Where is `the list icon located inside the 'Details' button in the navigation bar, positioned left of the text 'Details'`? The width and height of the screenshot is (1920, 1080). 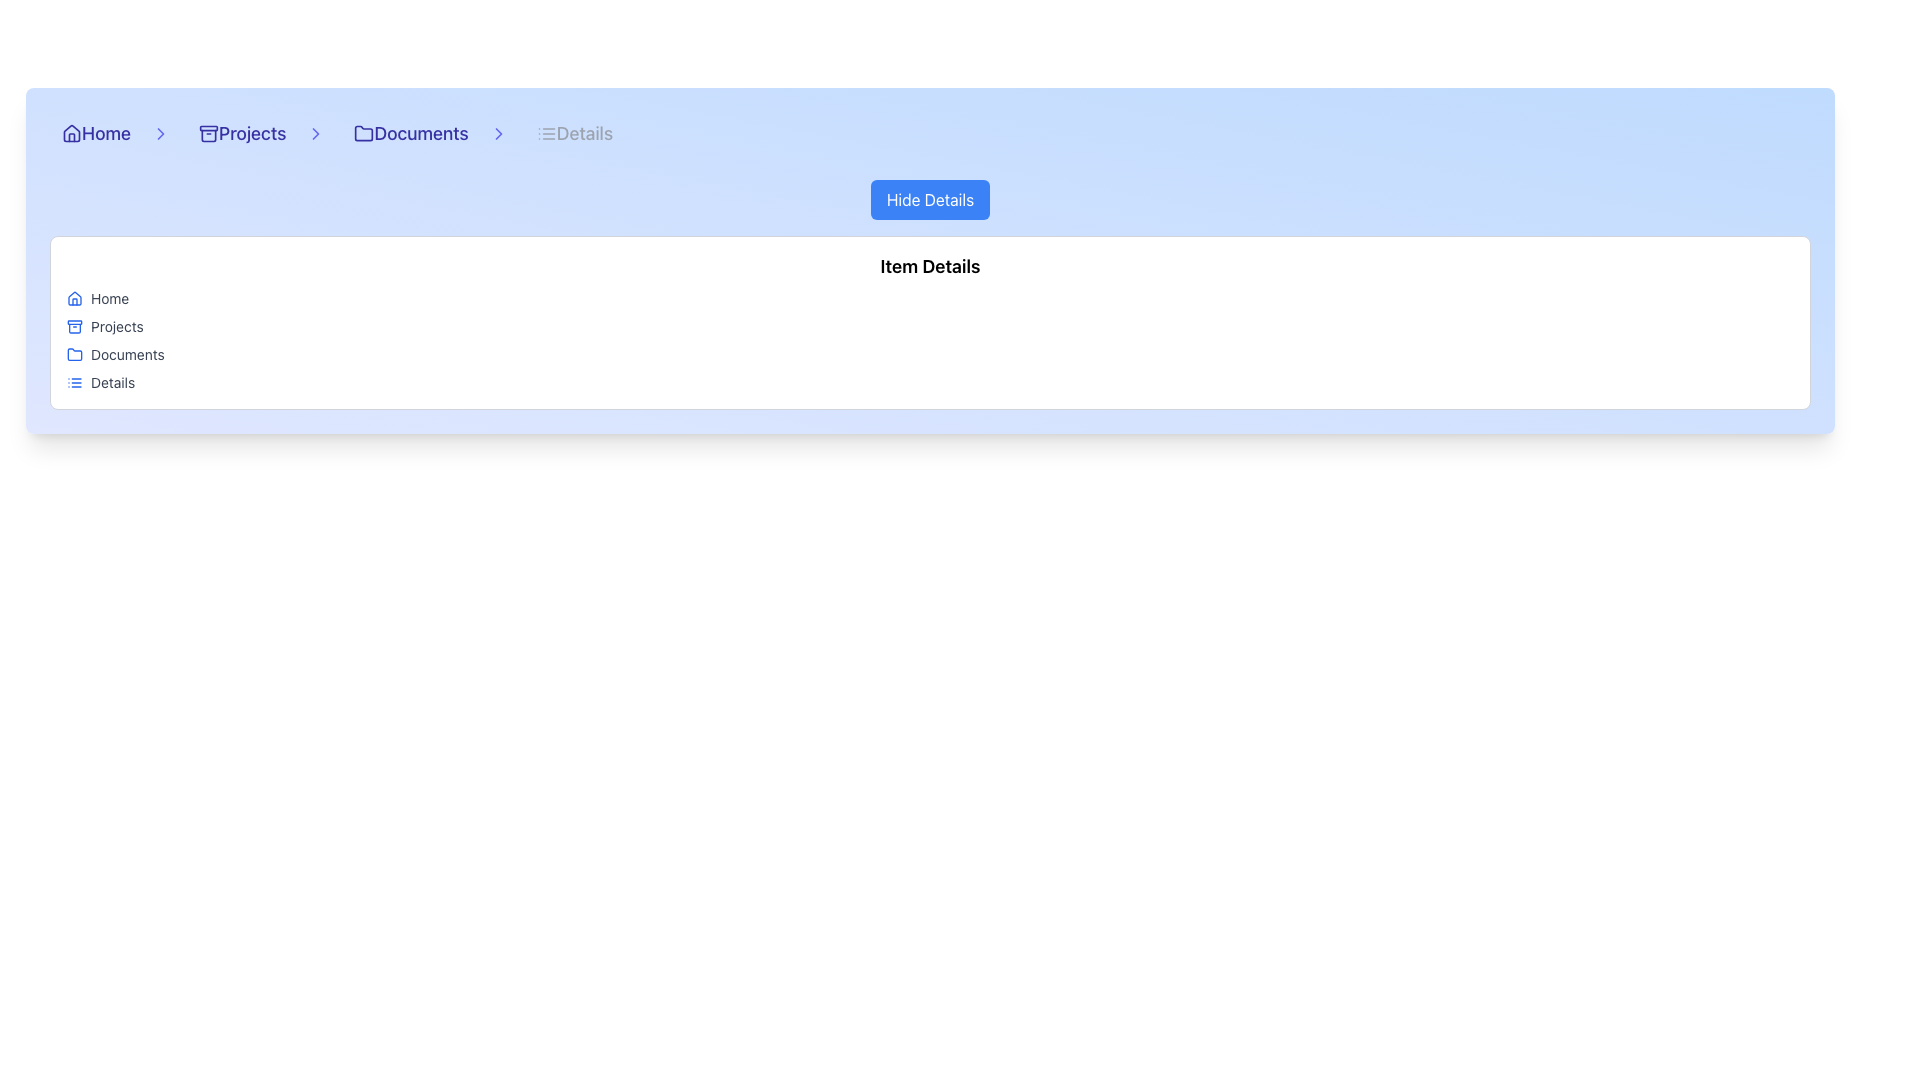
the list icon located inside the 'Details' button in the navigation bar, positioned left of the text 'Details' is located at coordinates (546, 134).